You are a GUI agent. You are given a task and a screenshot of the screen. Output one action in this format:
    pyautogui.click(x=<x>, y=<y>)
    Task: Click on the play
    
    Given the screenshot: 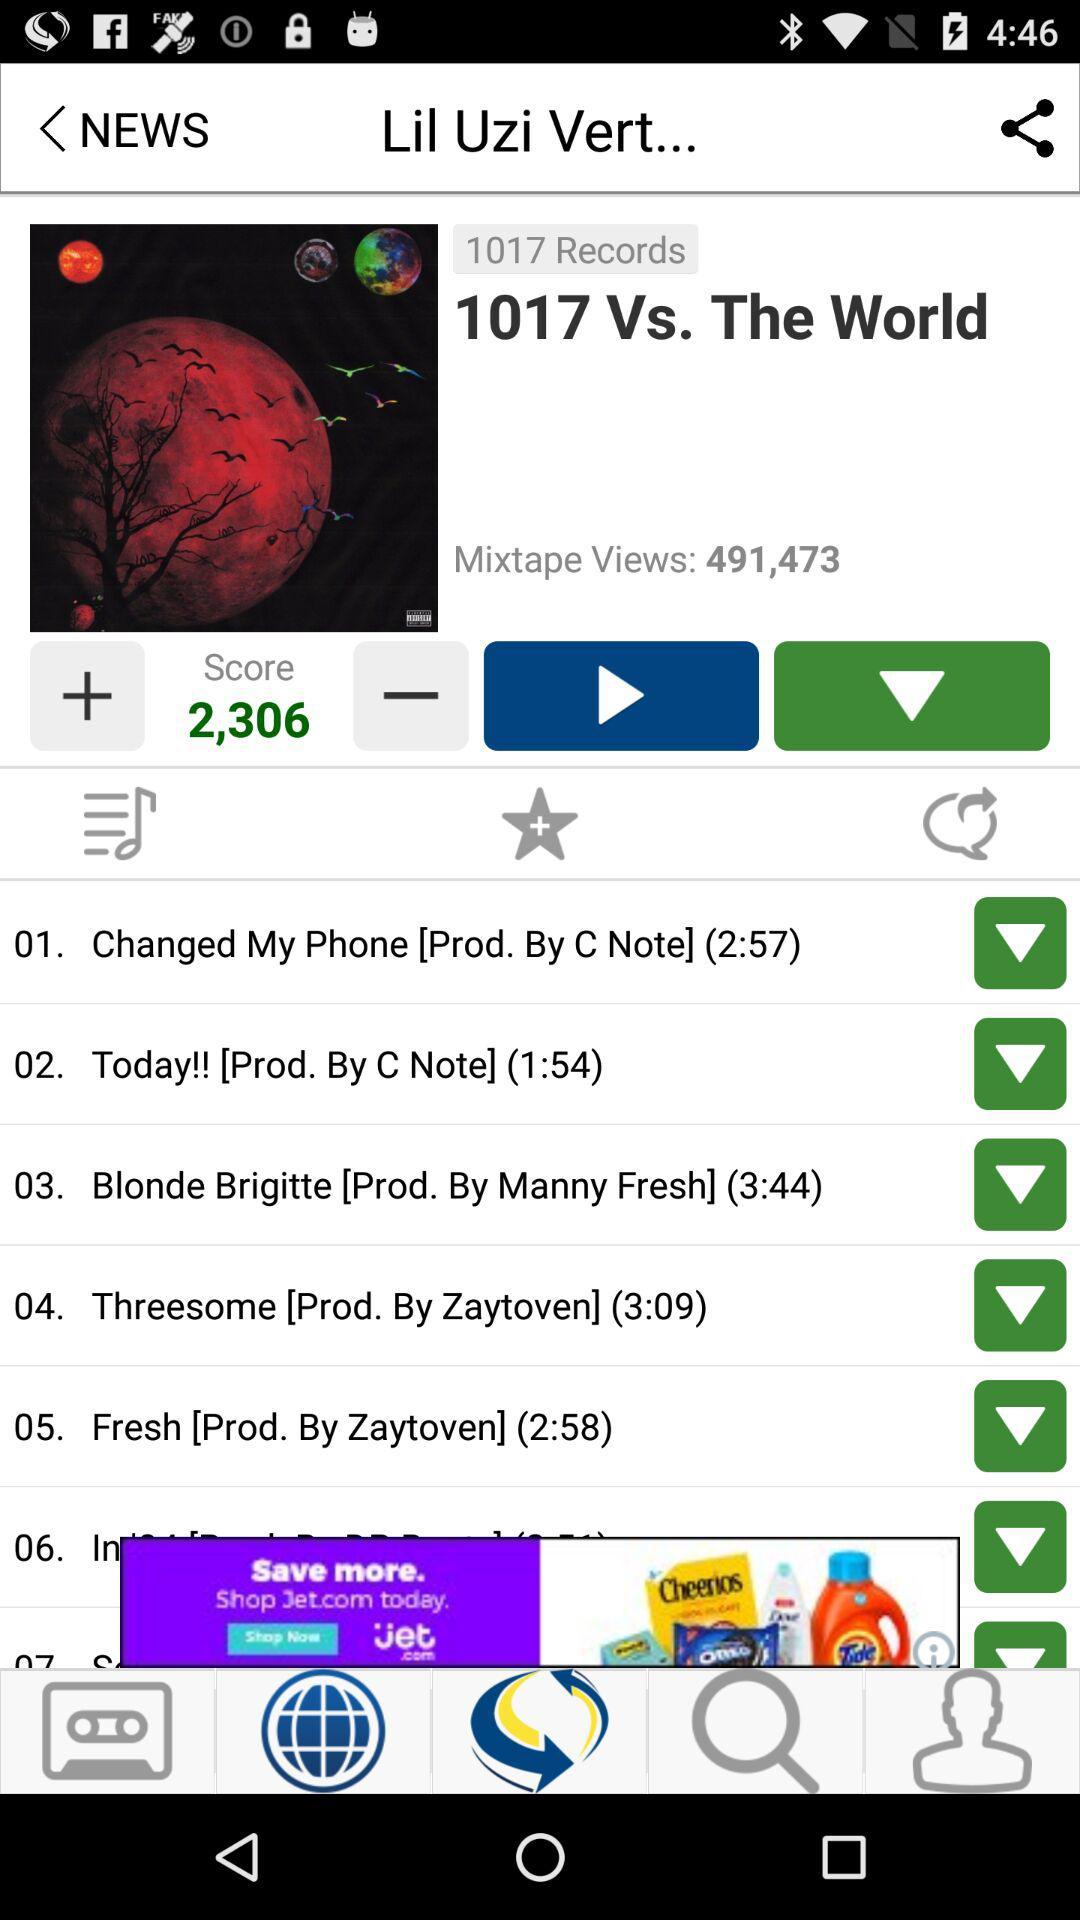 What is the action you would take?
    pyautogui.click(x=1020, y=1644)
    